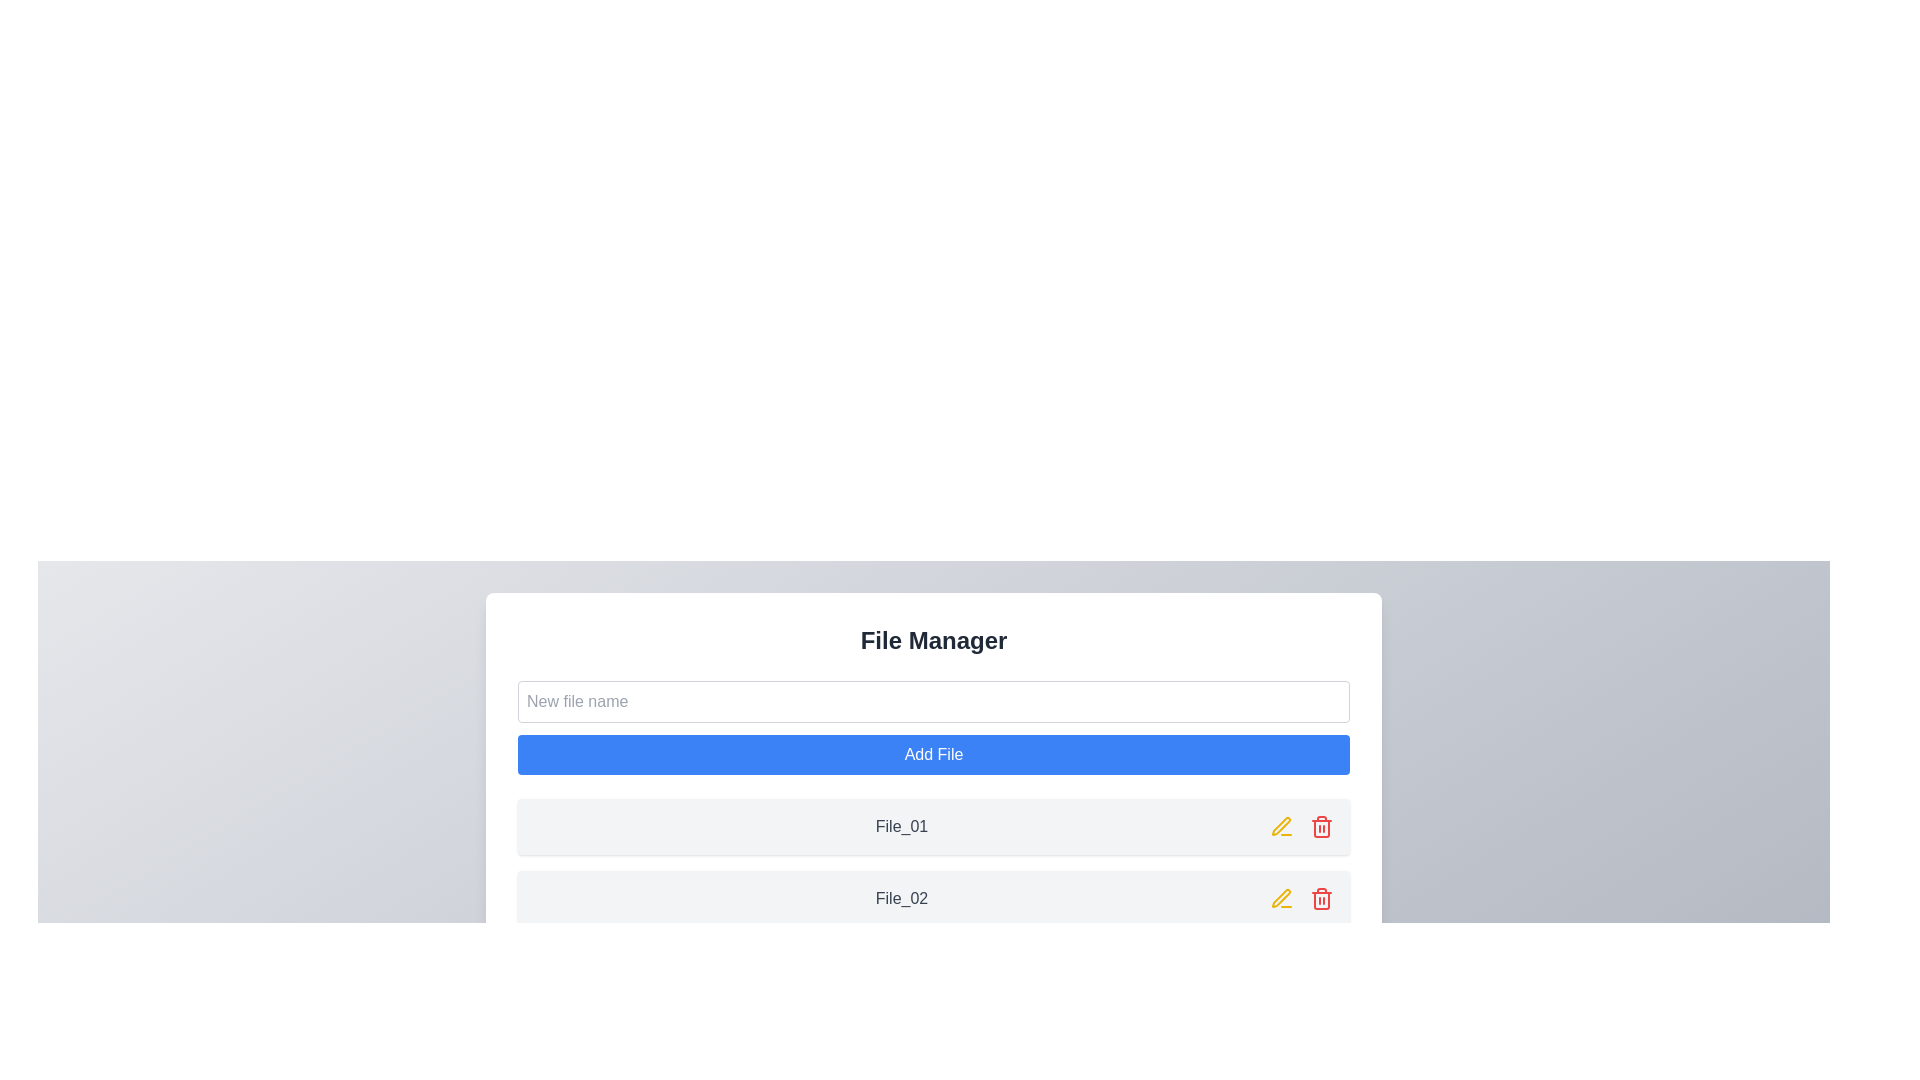  What do you see at coordinates (1281, 826) in the screenshot?
I see `the edit icon button located to the right of the 'File_01' row` at bounding box center [1281, 826].